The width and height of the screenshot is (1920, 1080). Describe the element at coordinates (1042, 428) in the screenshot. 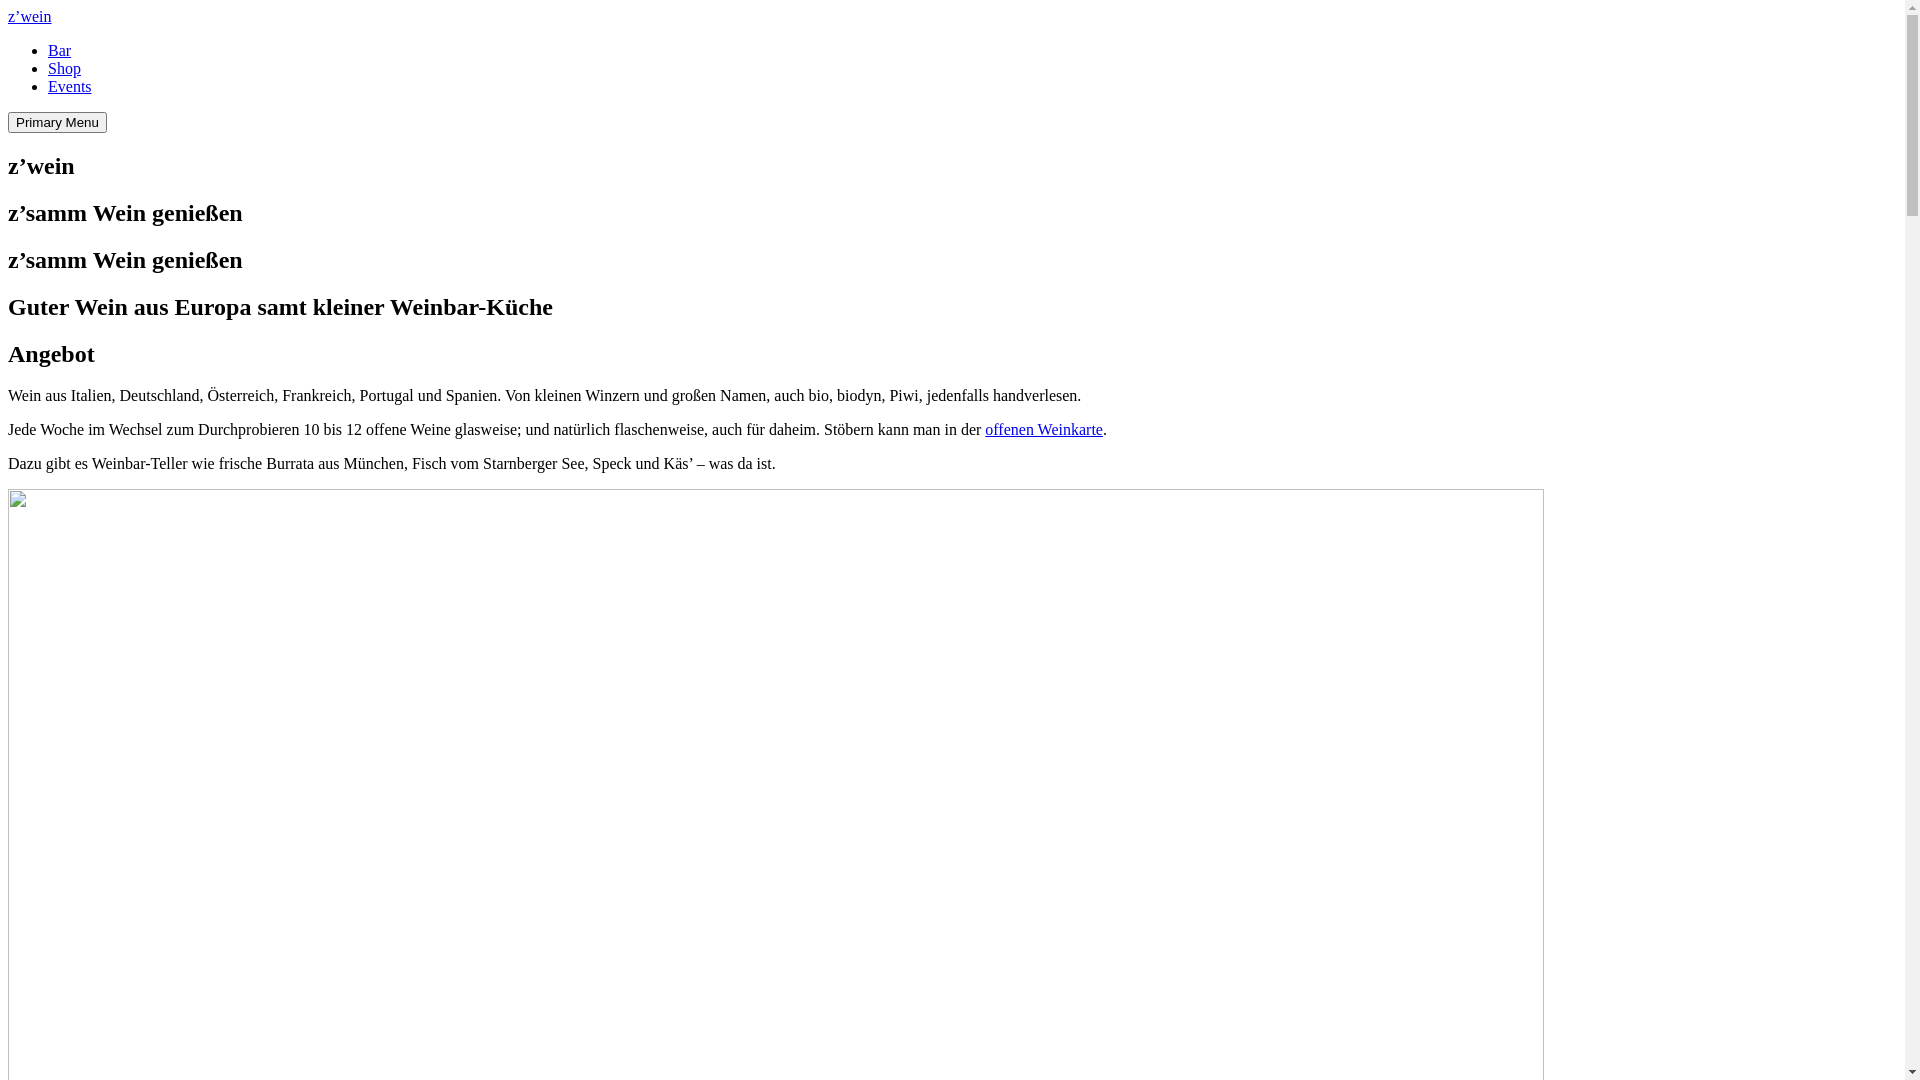

I see `'offenen Weinkarte'` at that location.